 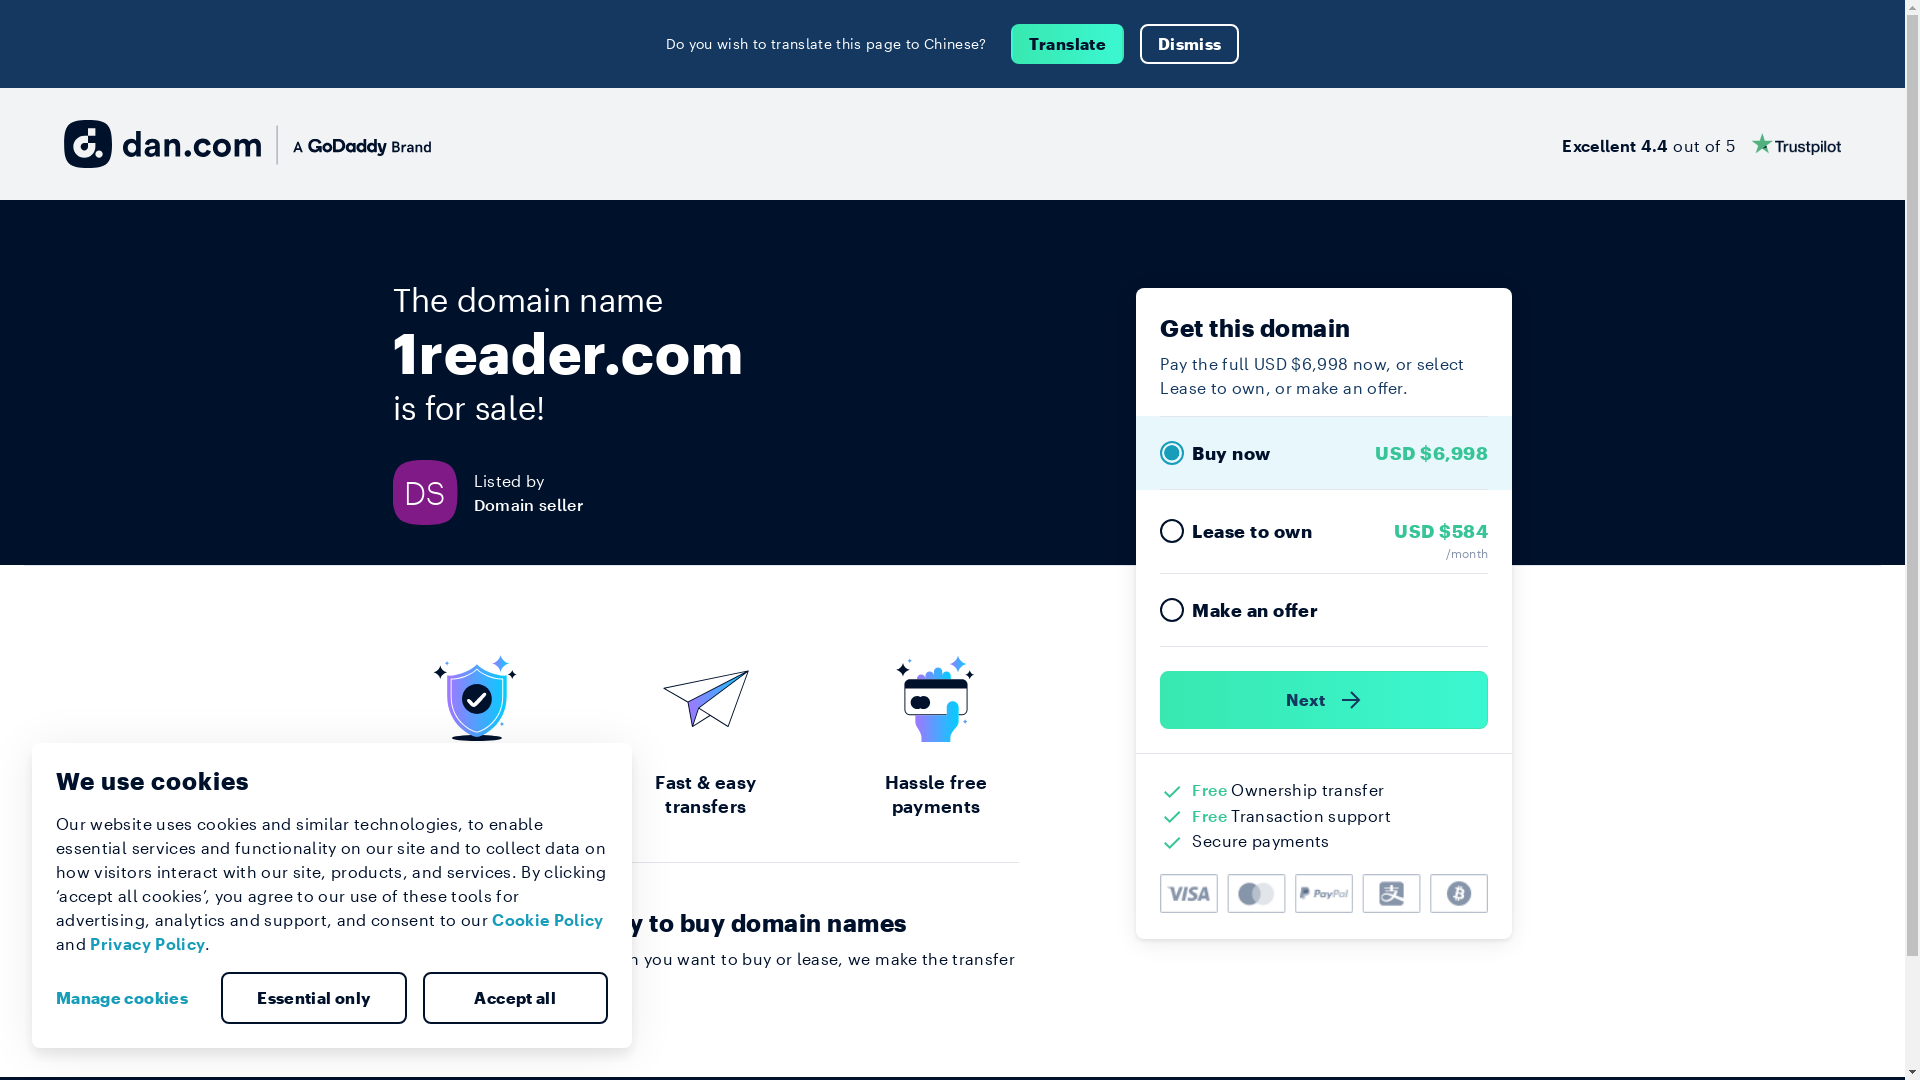 I want to click on 'Accept all', so click(x=514, y=998).